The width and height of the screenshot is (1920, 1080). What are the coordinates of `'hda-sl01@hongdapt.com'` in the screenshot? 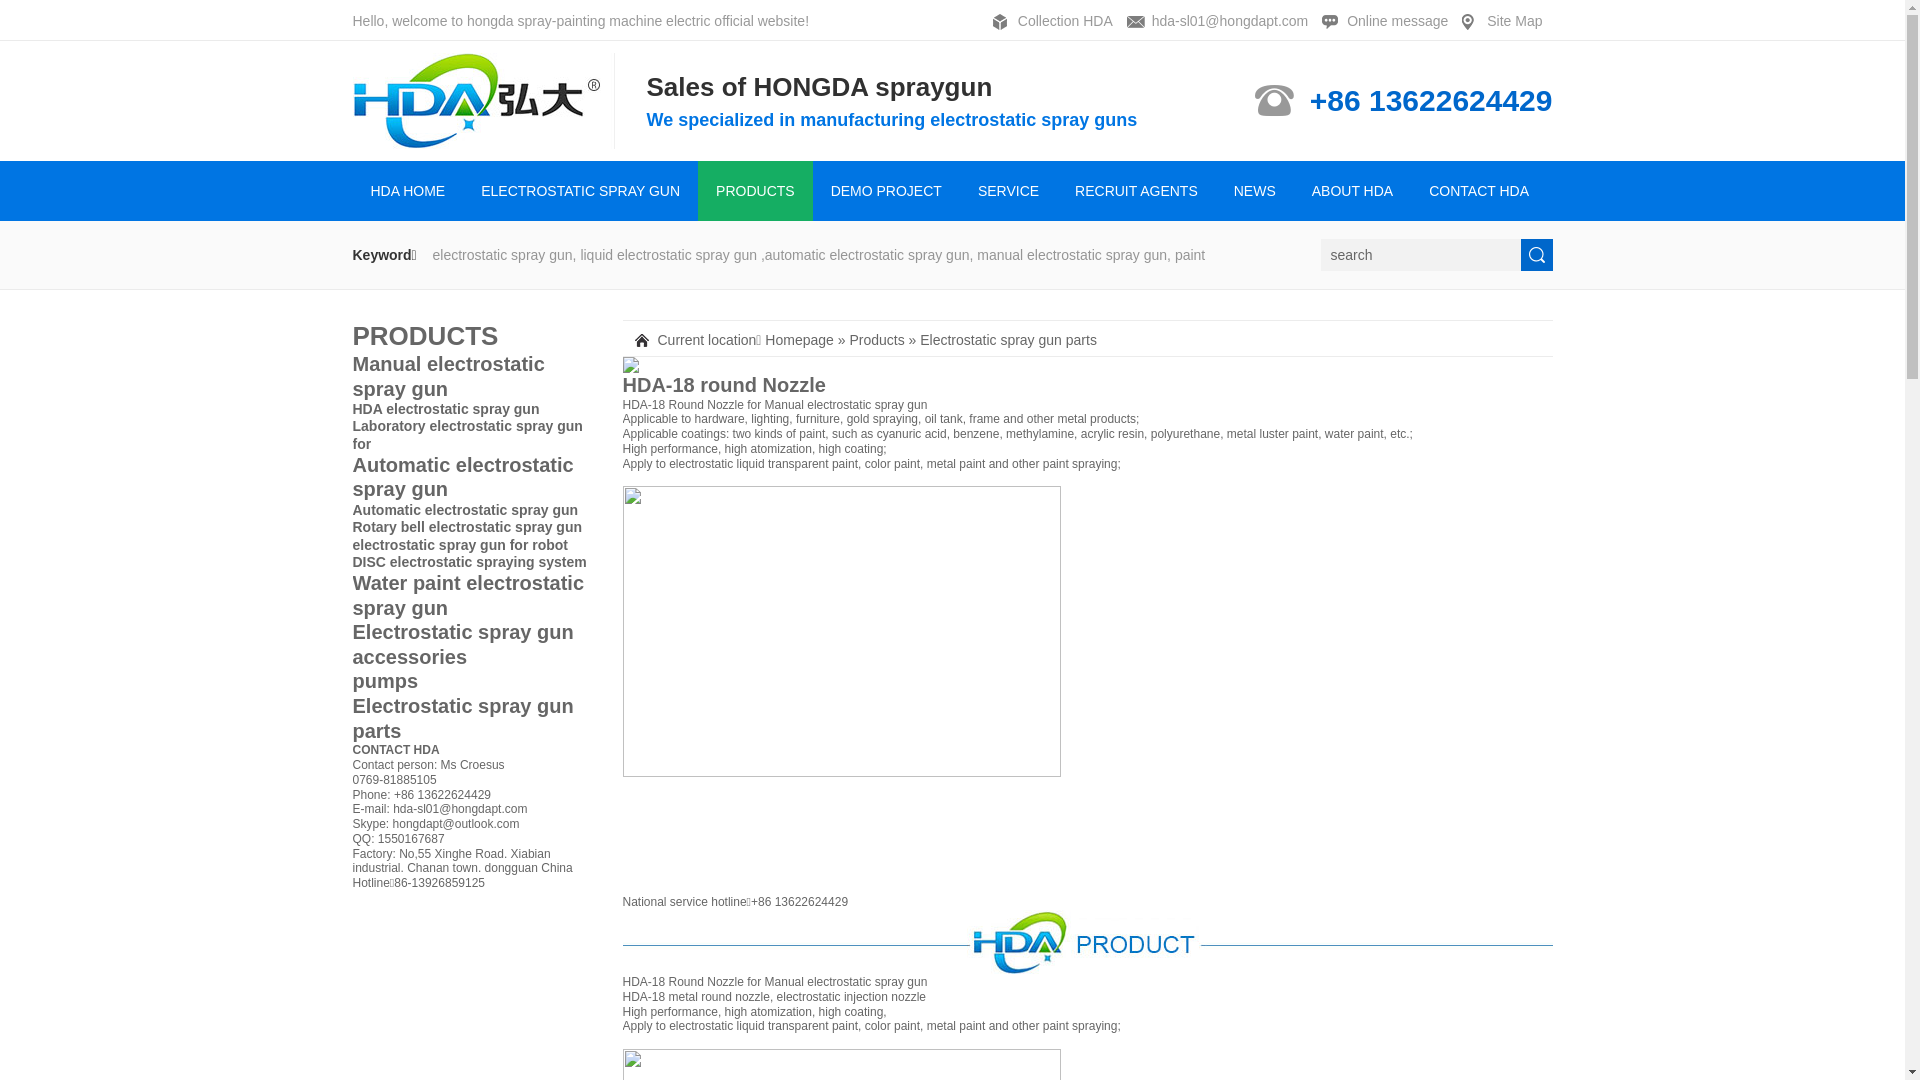 It's located at (1222, 21).